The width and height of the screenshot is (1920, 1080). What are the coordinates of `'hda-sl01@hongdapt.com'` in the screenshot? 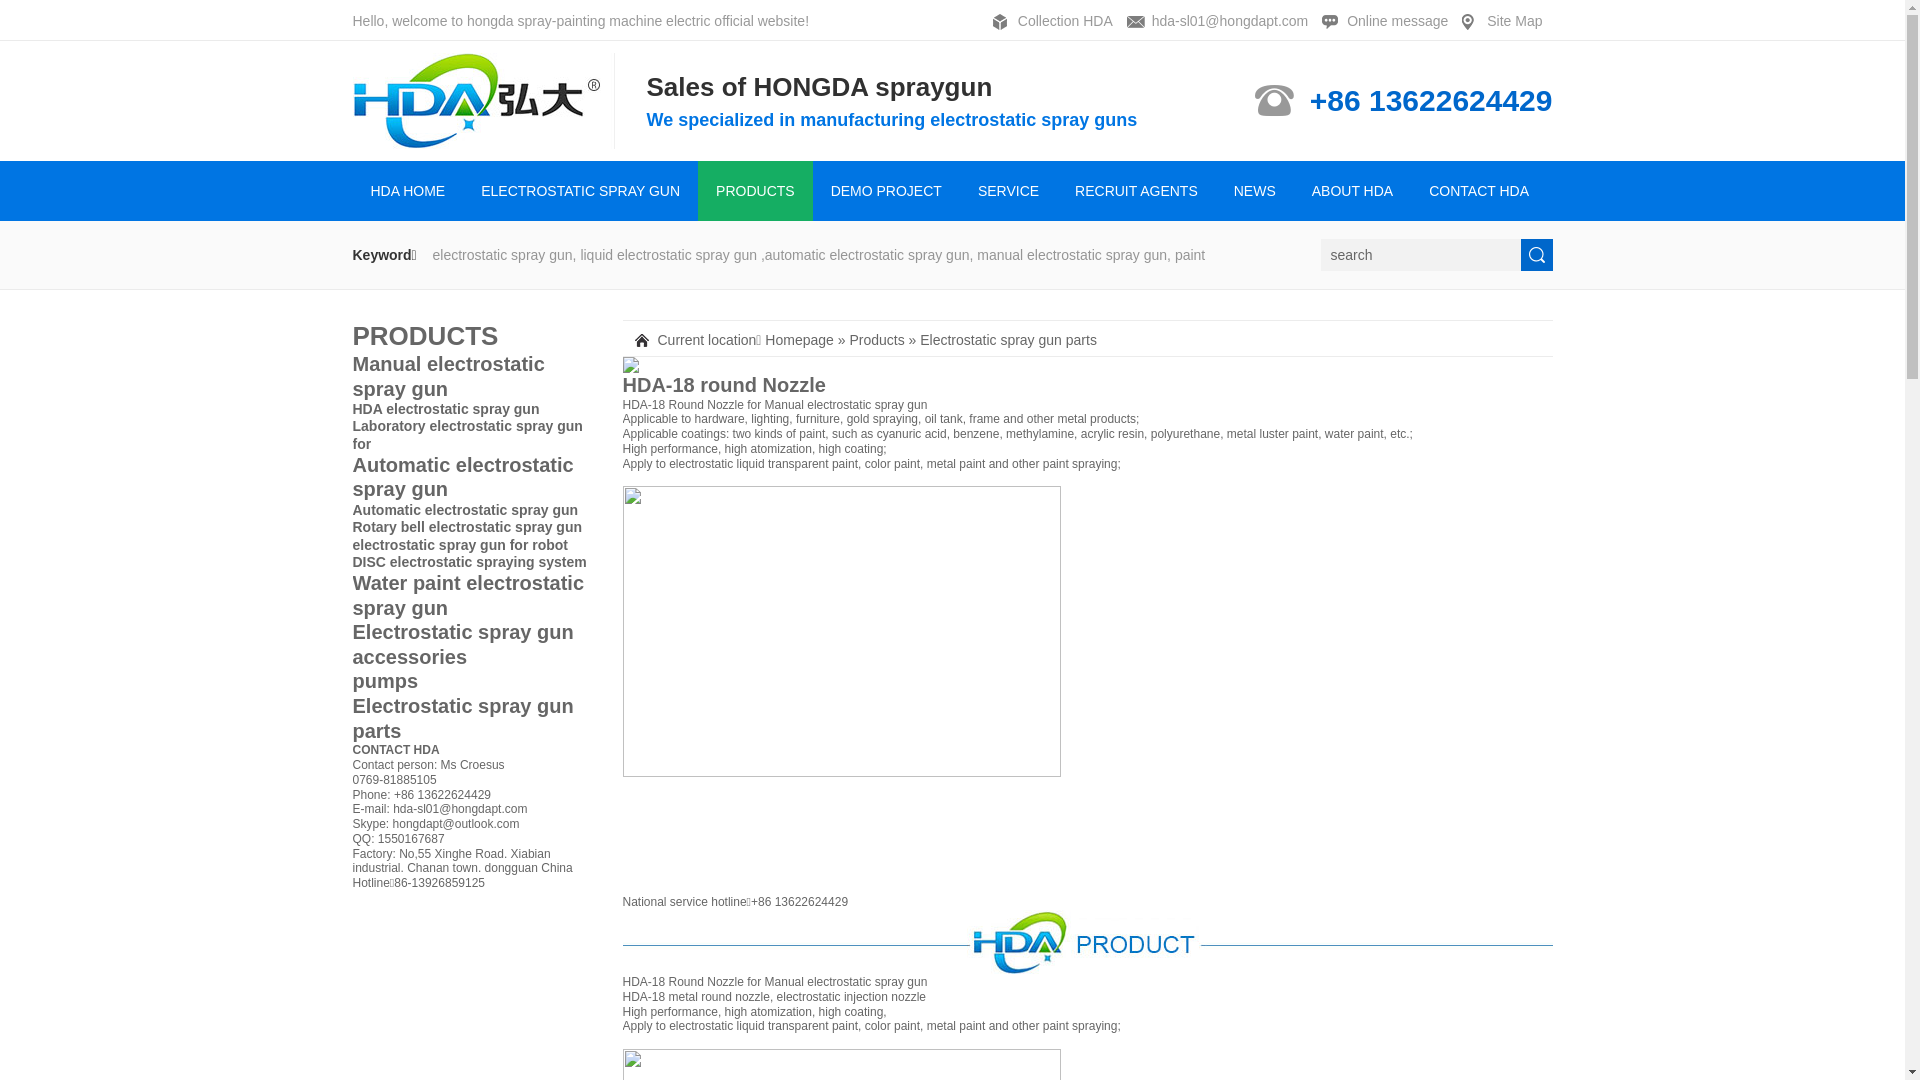 It's located at (1222, 21).